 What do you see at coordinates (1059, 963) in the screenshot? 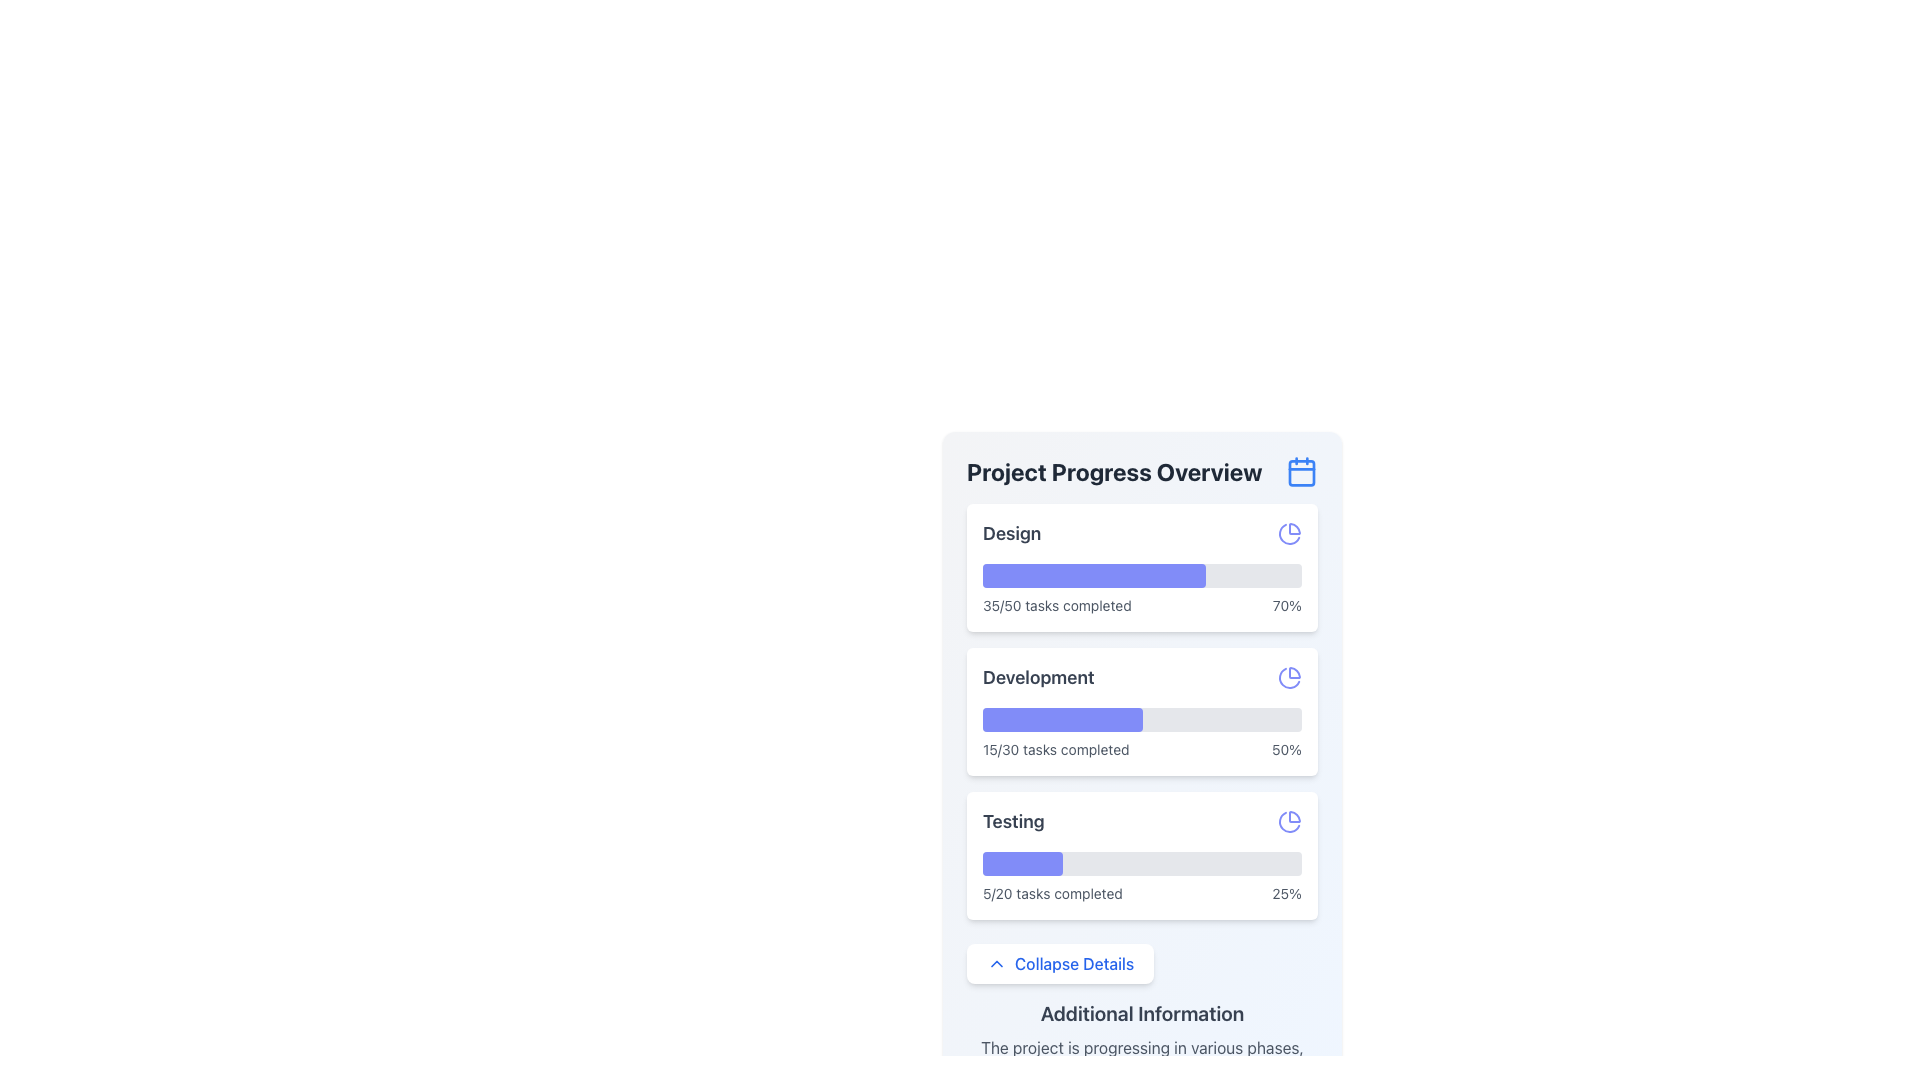
I see `the 'Collapse Details' button located at the bottom of the 'Project Progress Overview' section, which has a white background and blue text with a chevron-up icon` at bounding box center [1059, 963].